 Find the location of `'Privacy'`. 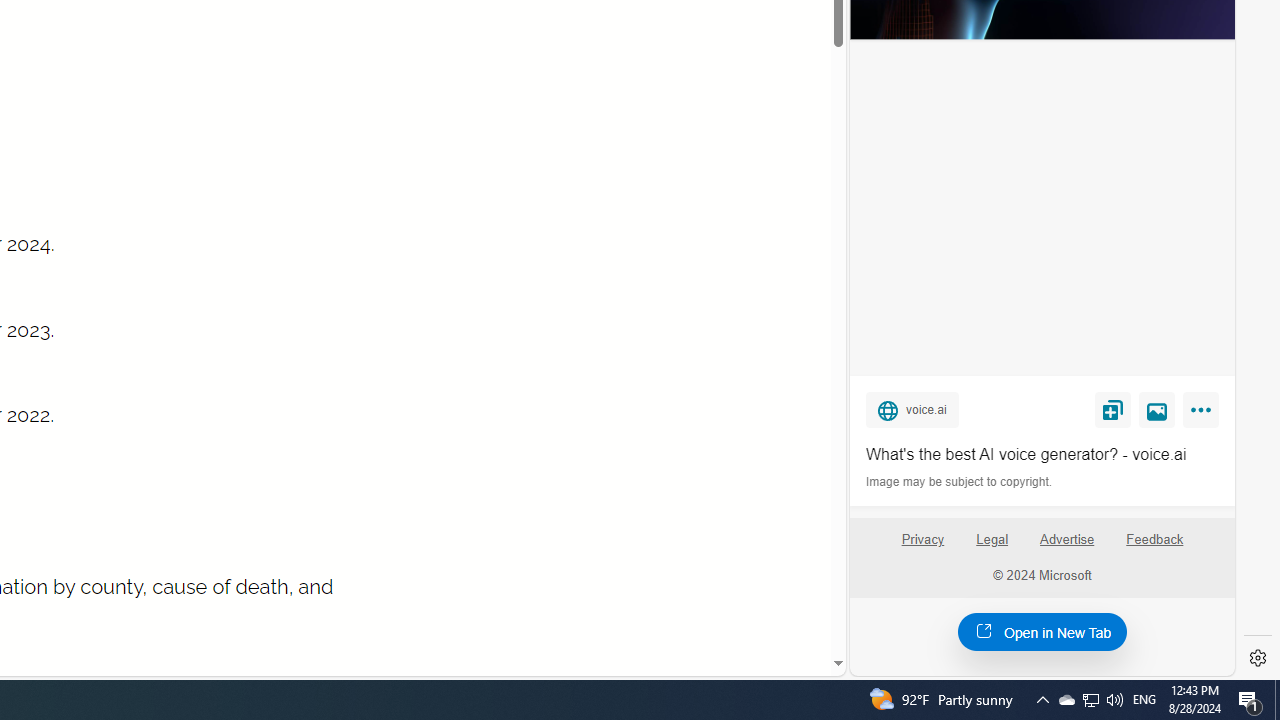

'Privacy' is located at coordinates (921, 538).